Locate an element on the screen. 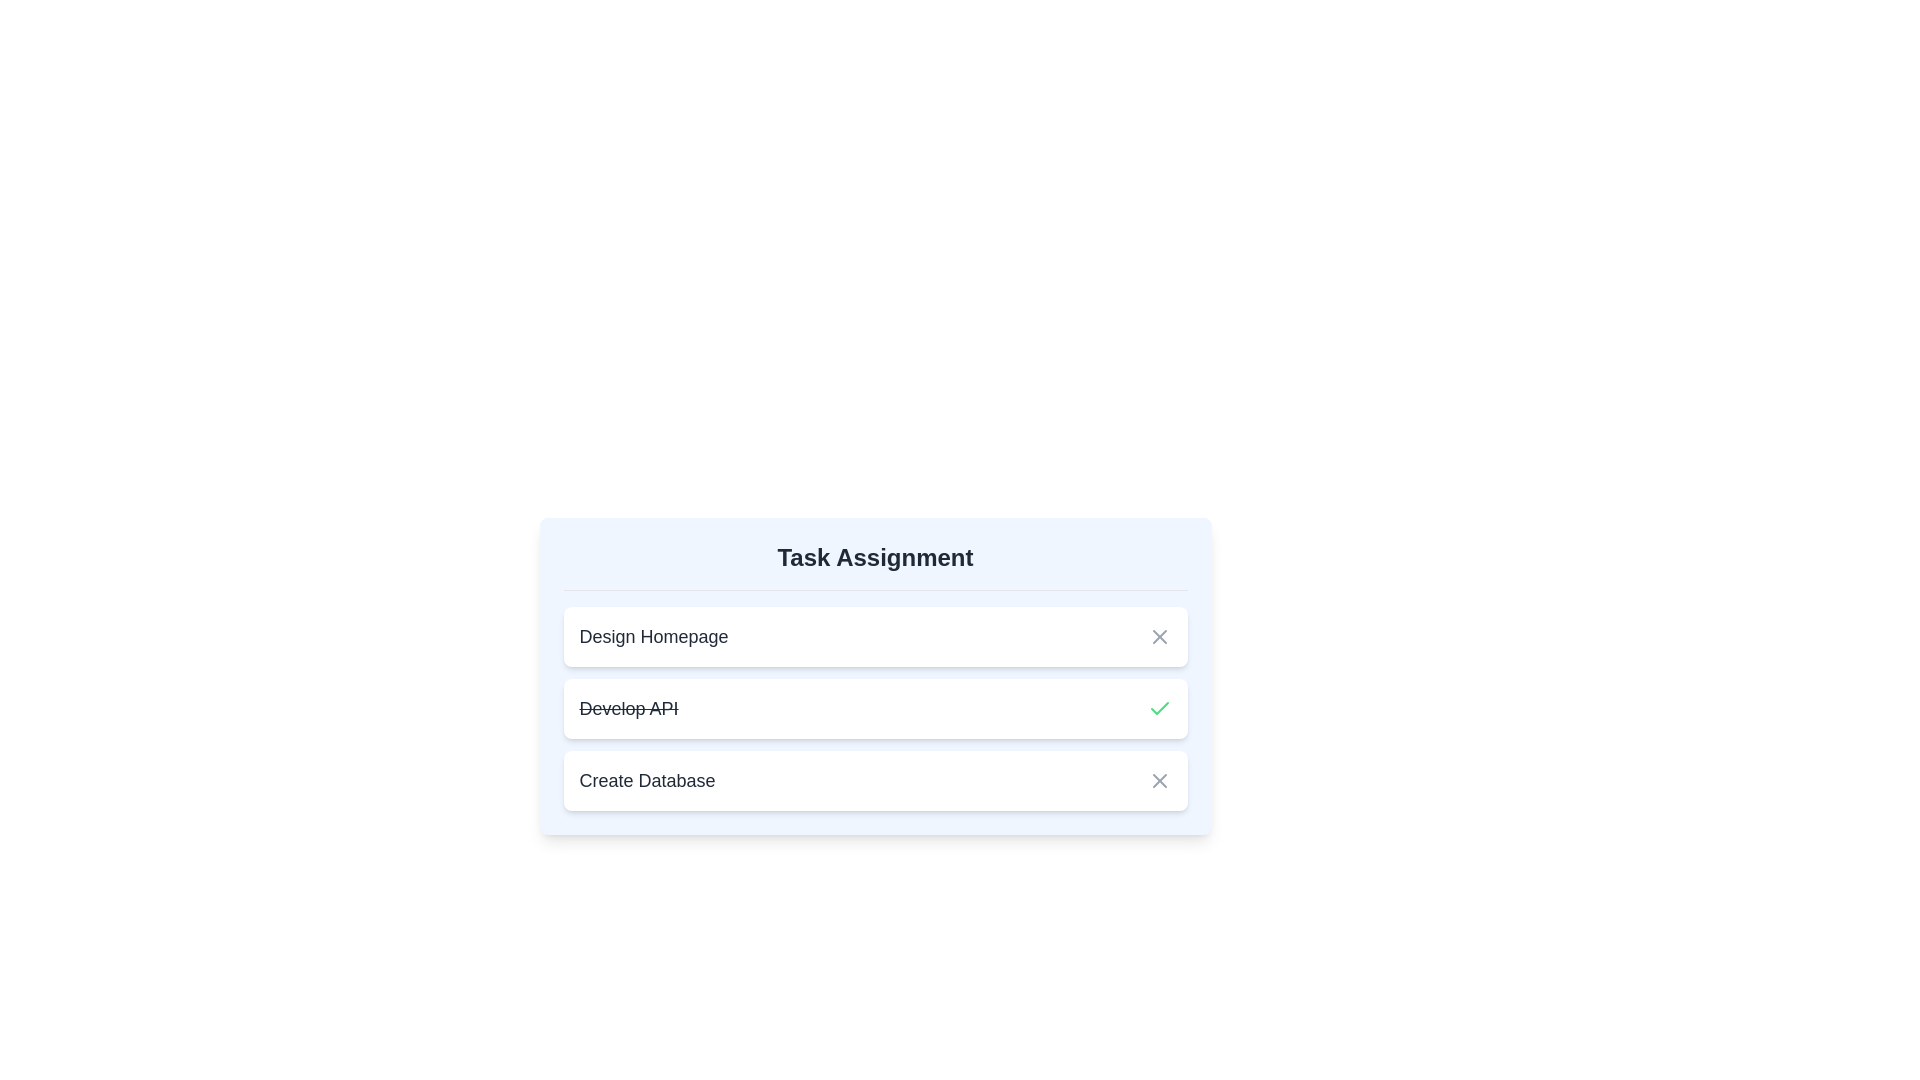 The image size is (1920, 1080). the 'X' icon located at the far right of the 'Create Database' task row is located at coordinates (1159, 779).